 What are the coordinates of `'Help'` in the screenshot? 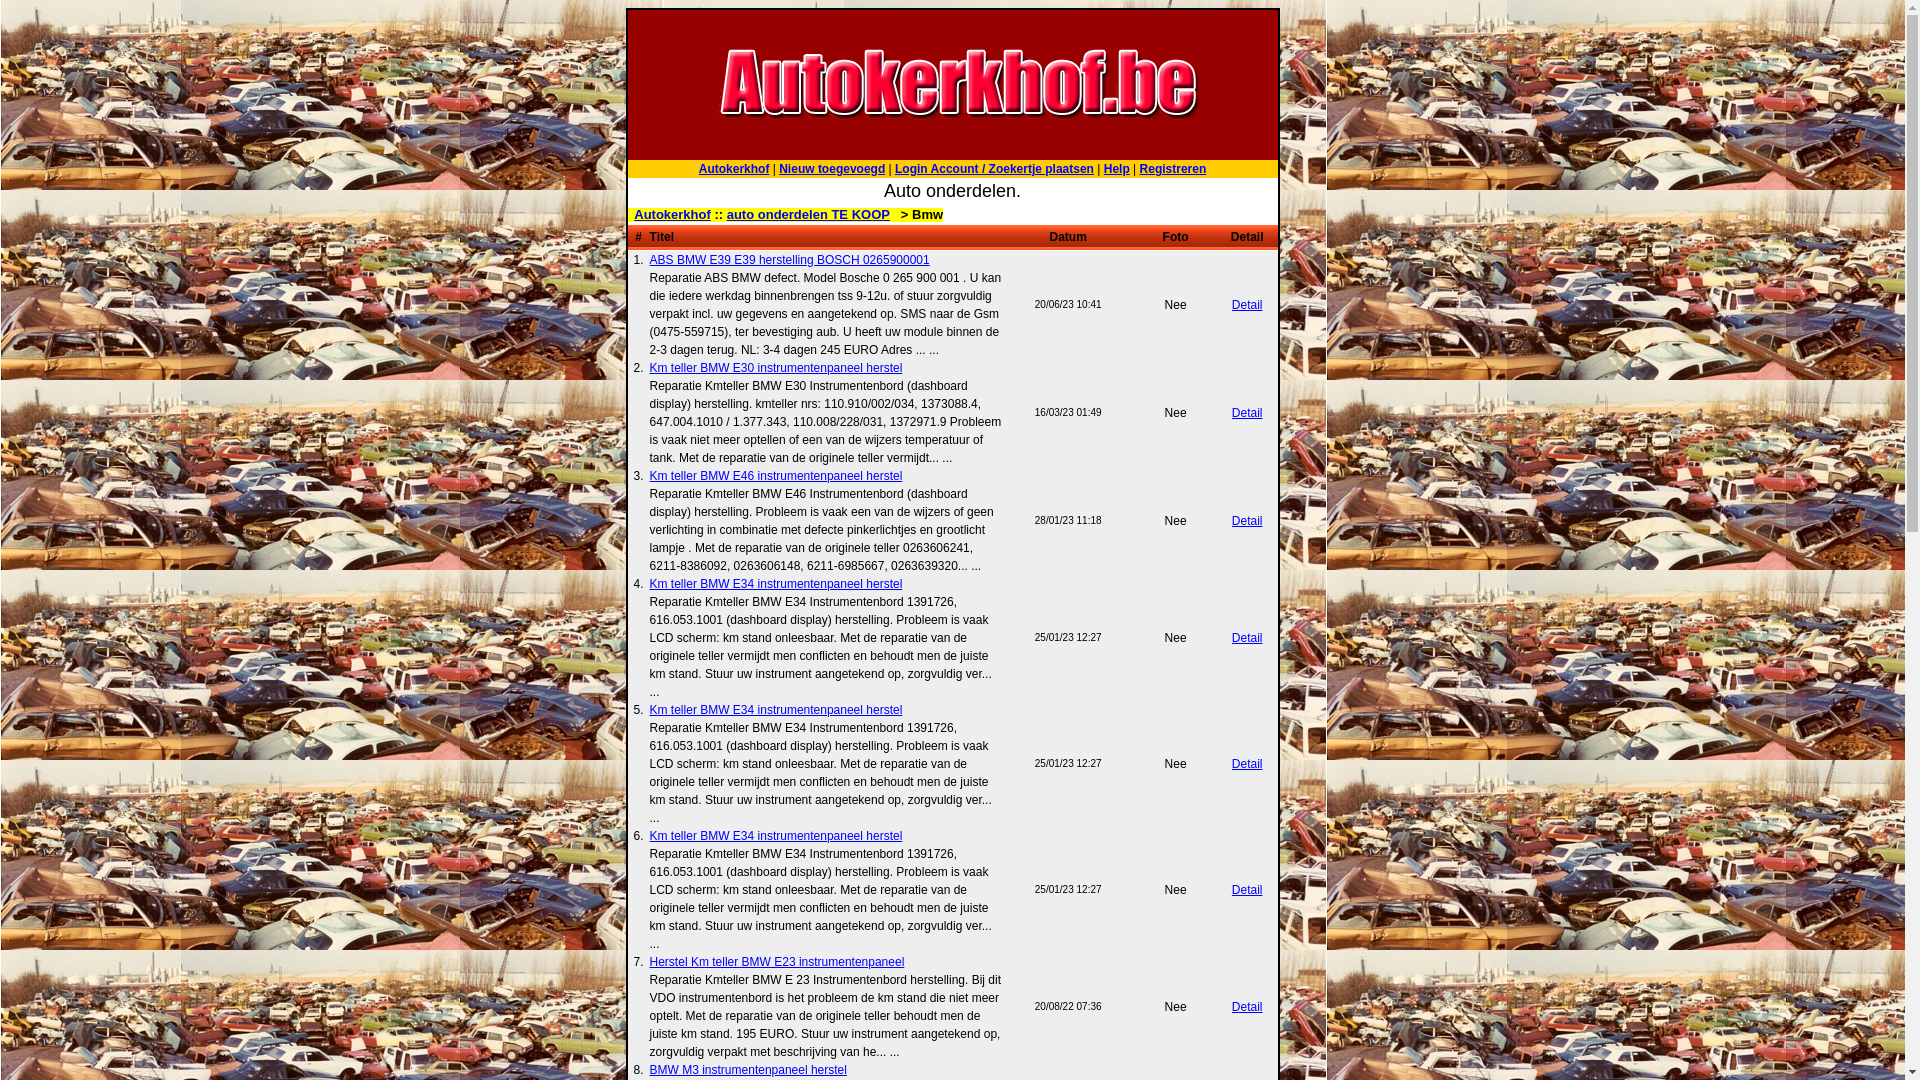 It's located at (1116, 168).